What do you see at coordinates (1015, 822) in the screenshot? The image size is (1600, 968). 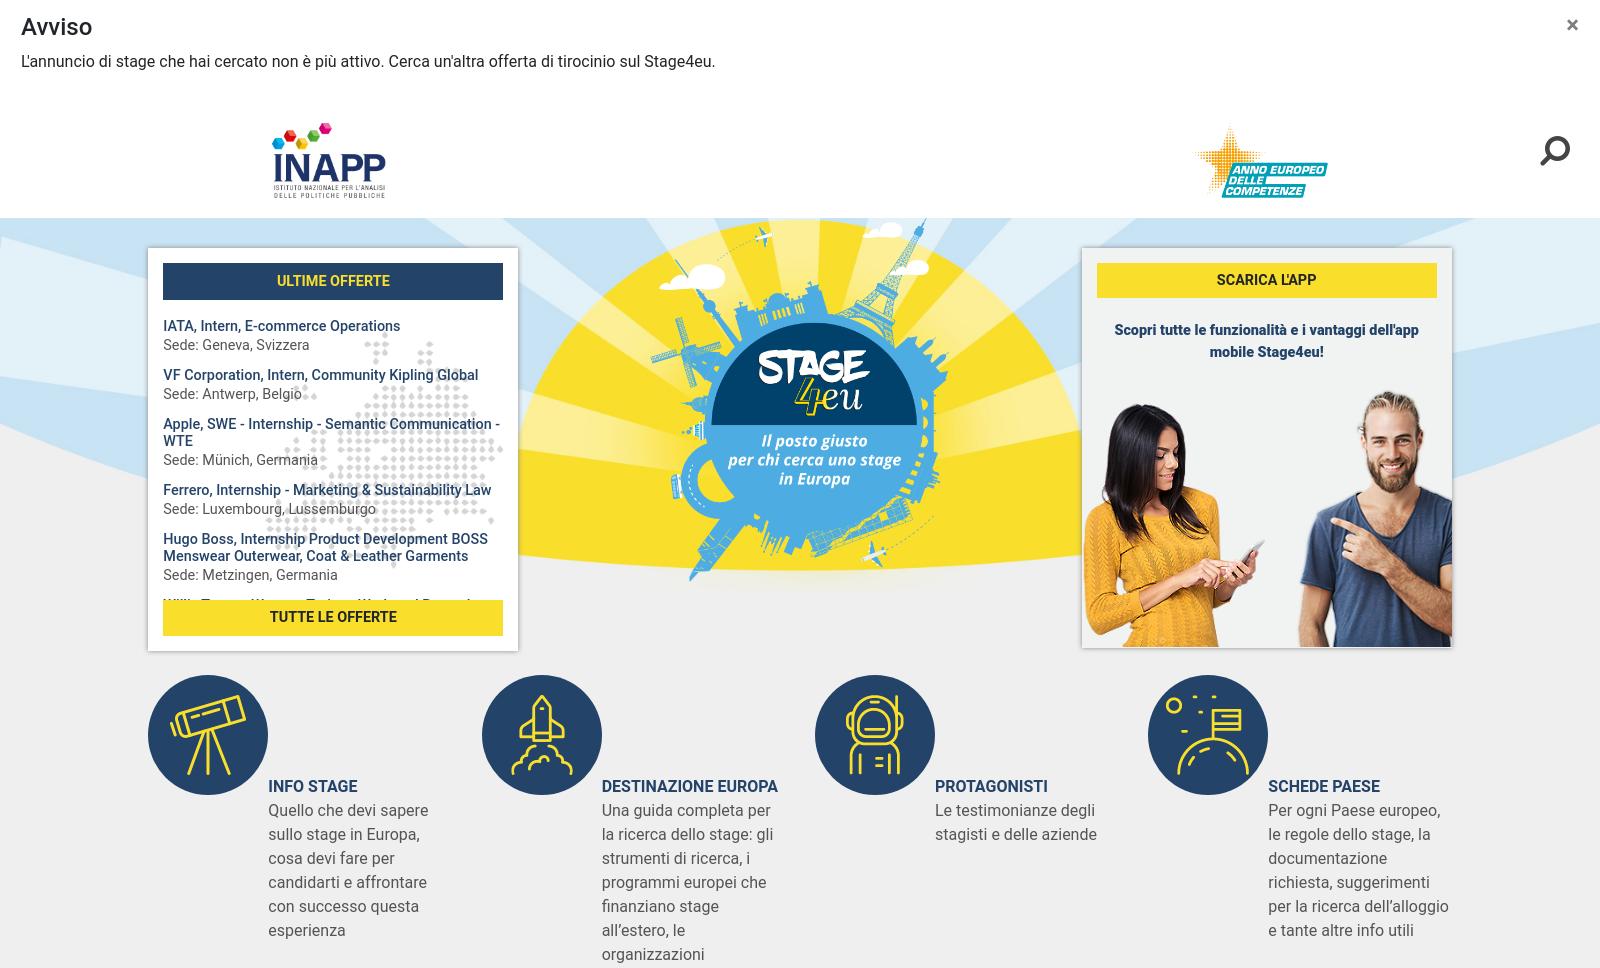 I see `'Le testimonianze degli stagisti e delle aziende'` at bounding box center [1015, 822].